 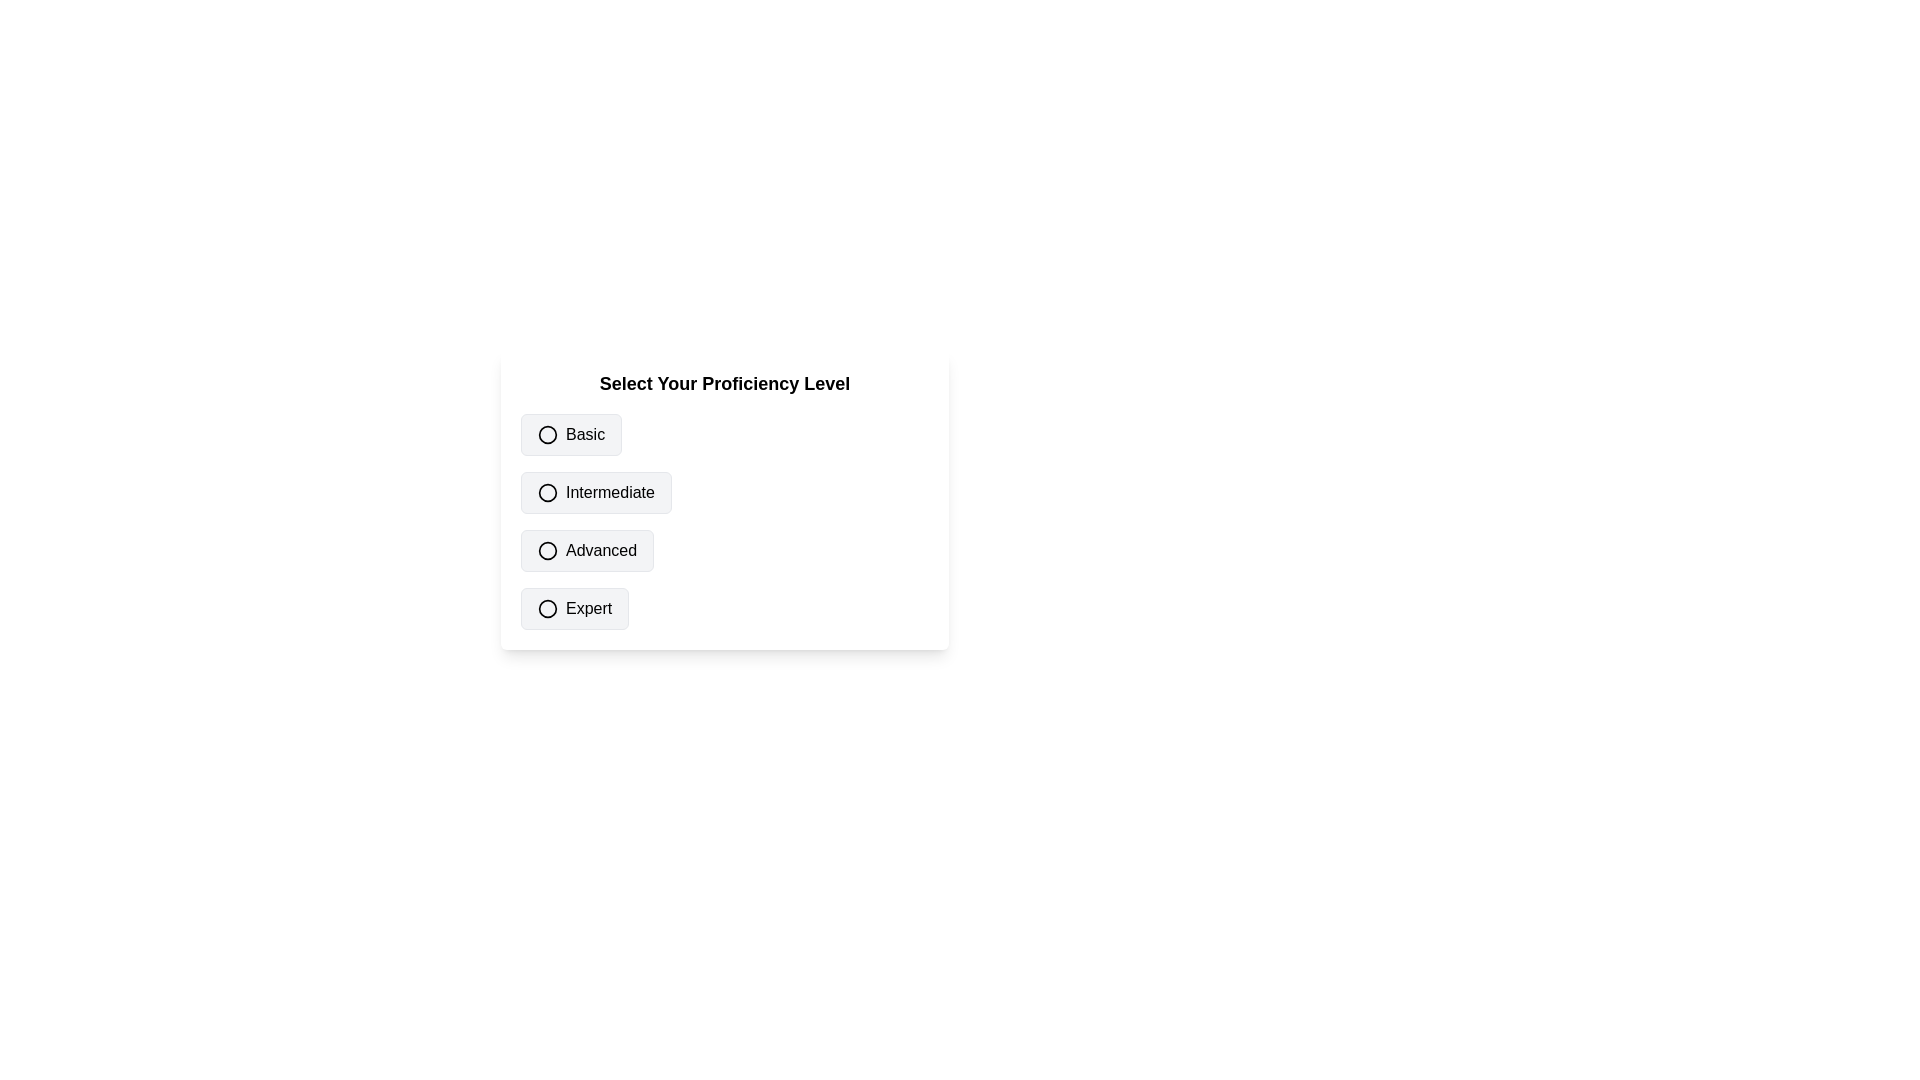 What do you see at coordinates (600, 551) in the screenshot?
I see `the text label displaying 'Advanced', which is positioned to the right of a circular icon in the third option of a vertical list of proficiency levels` at bounding box center [600, 551].